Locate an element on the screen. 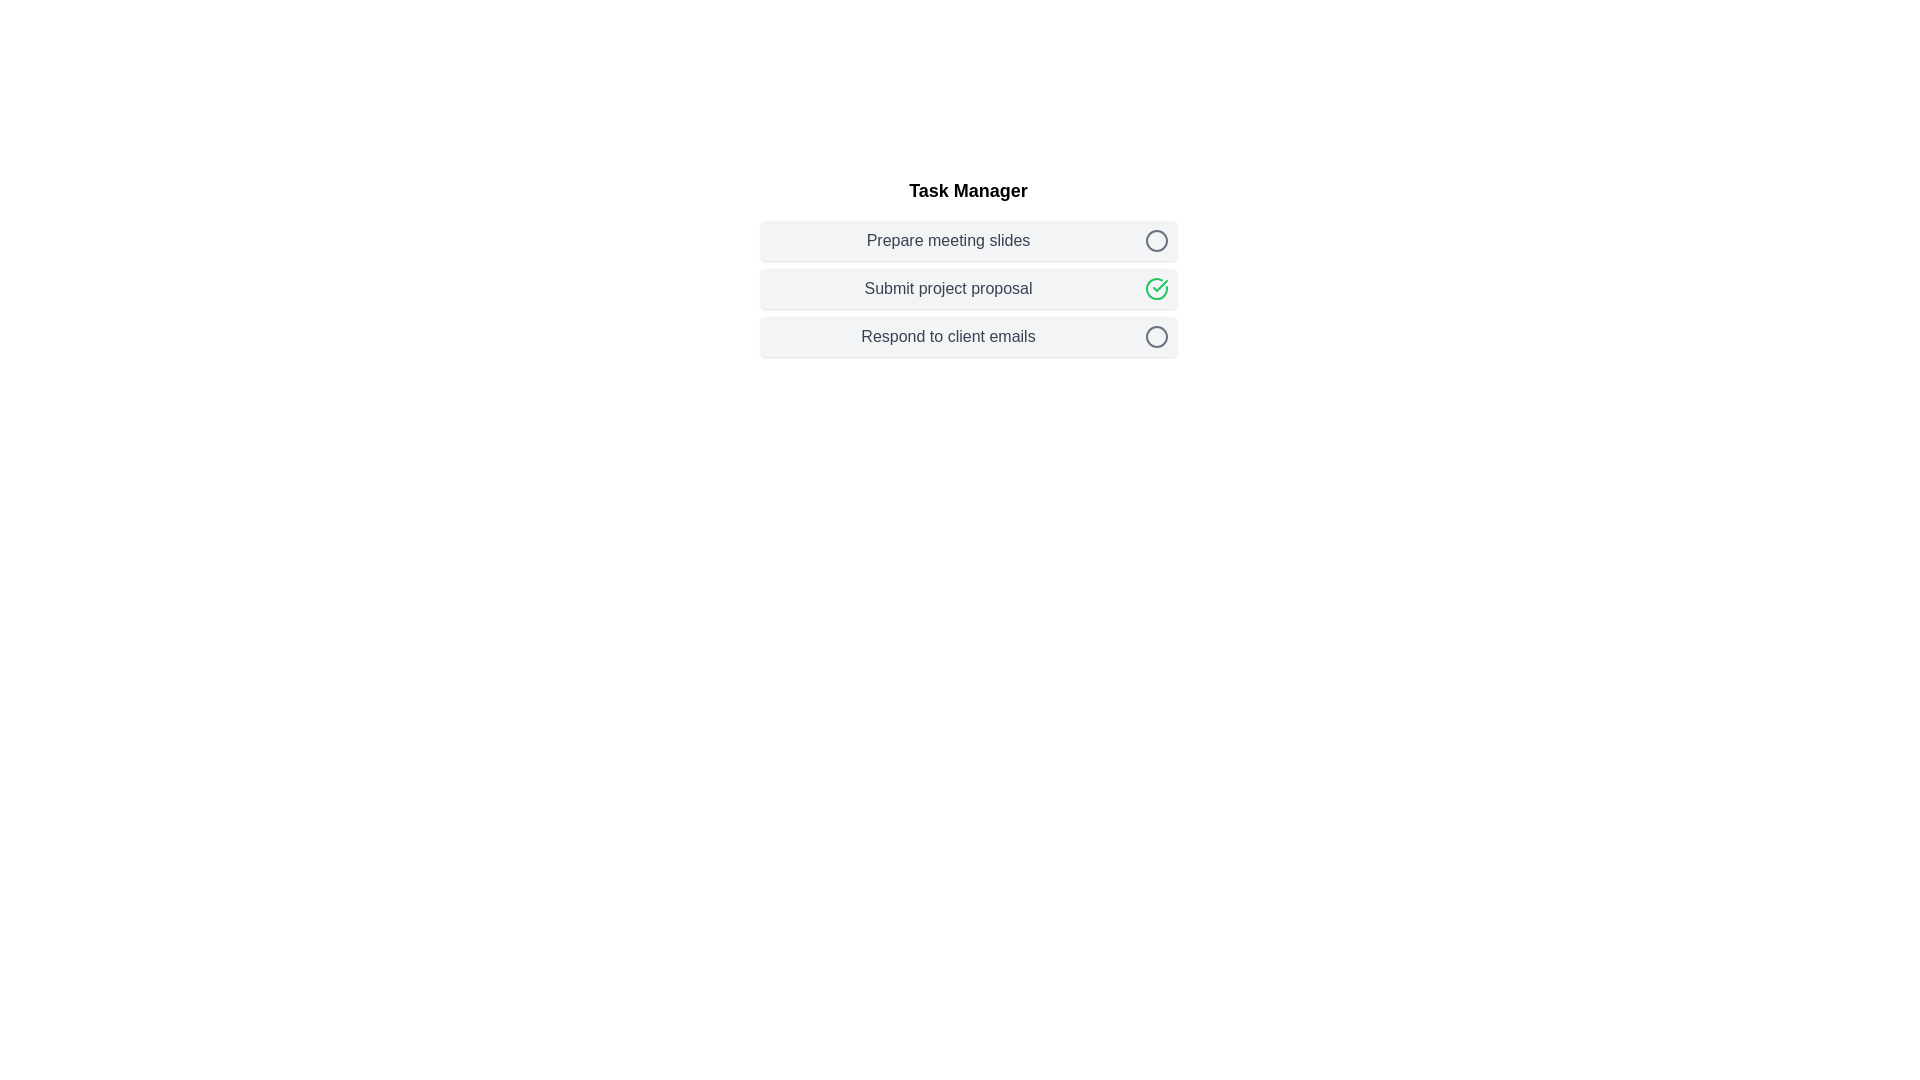 This screenshot has height=1080, width=1920. the status icon indicating the unprepared or incomplete state for the 'Prepare meeting slides' task in the 'Task Manager' list is located at coordinates (1156, 239).